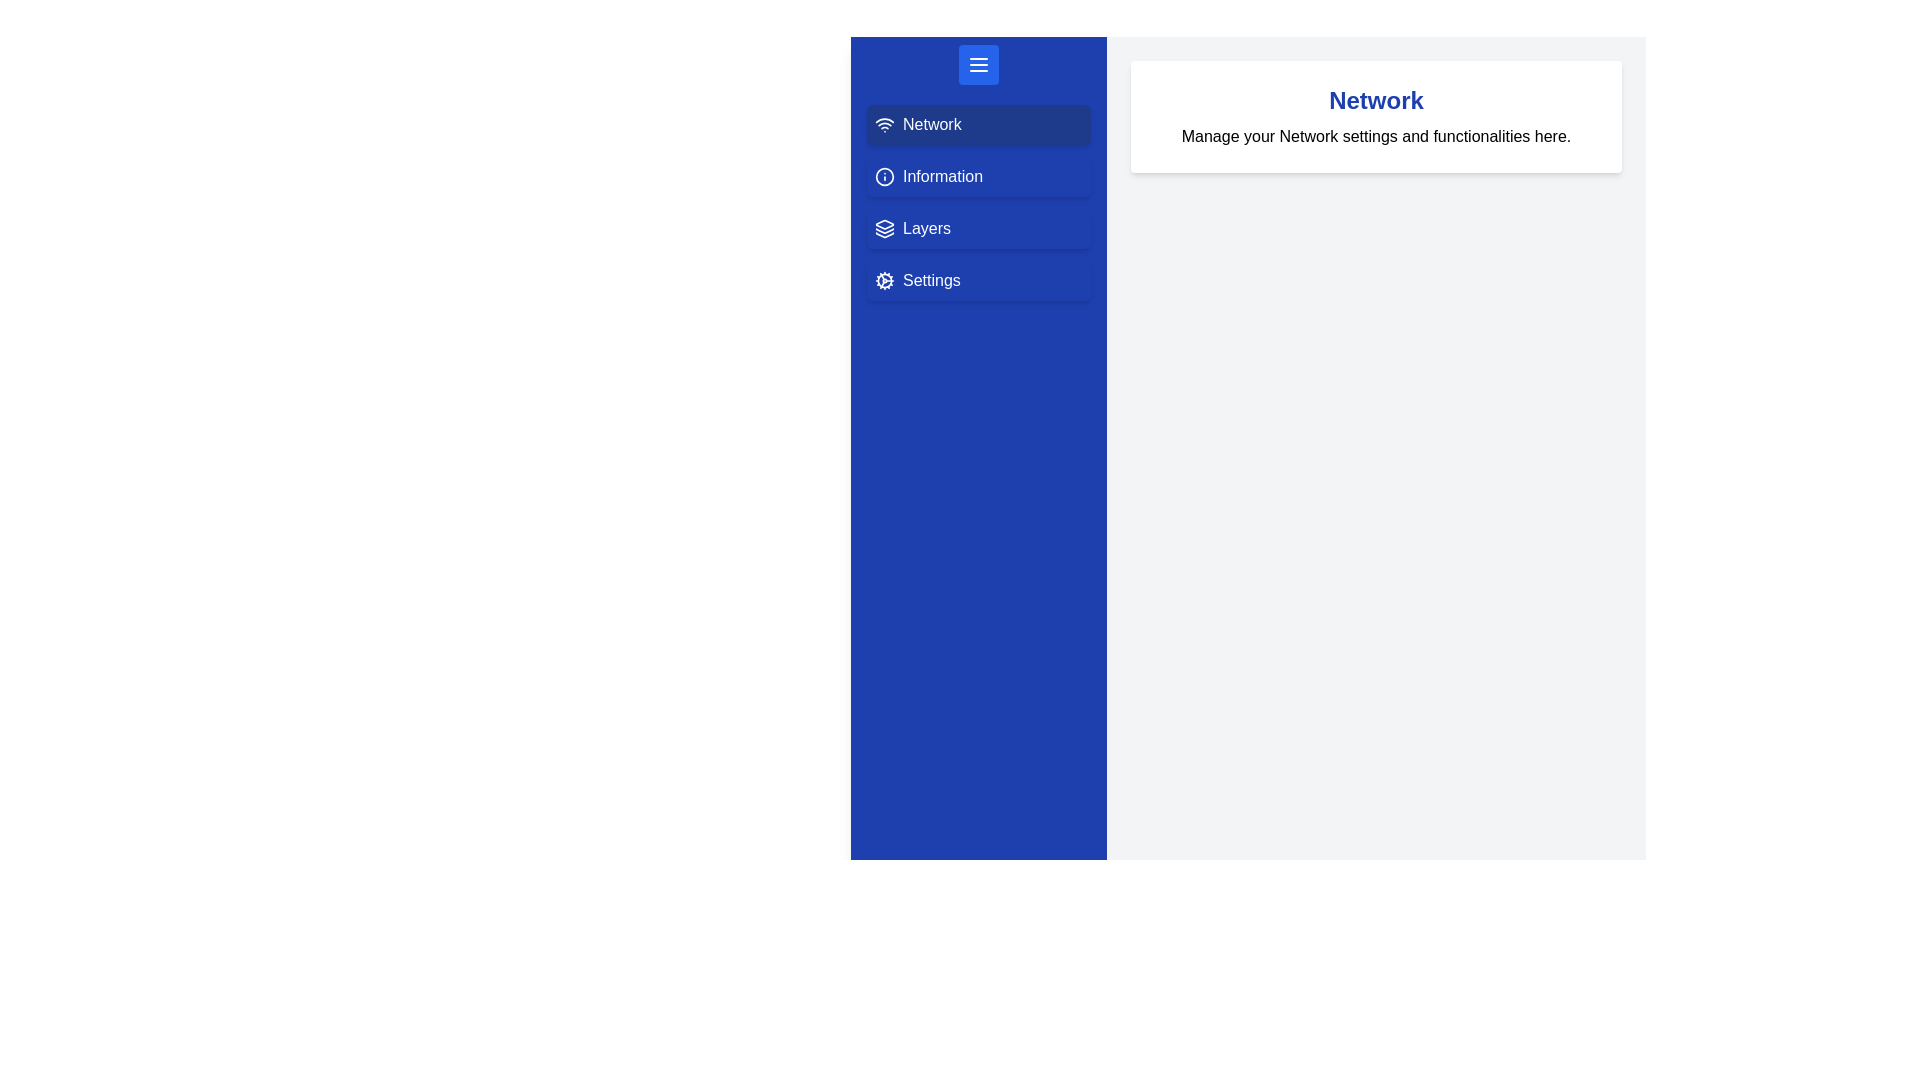 The width and height of the screenshot is (1920, 1080). What do you see at coordinates (979, 227) in the screenshot?
I see `the drawer option labeled 'Layers' to observe the hover effect` at bounding box center [979, 227].